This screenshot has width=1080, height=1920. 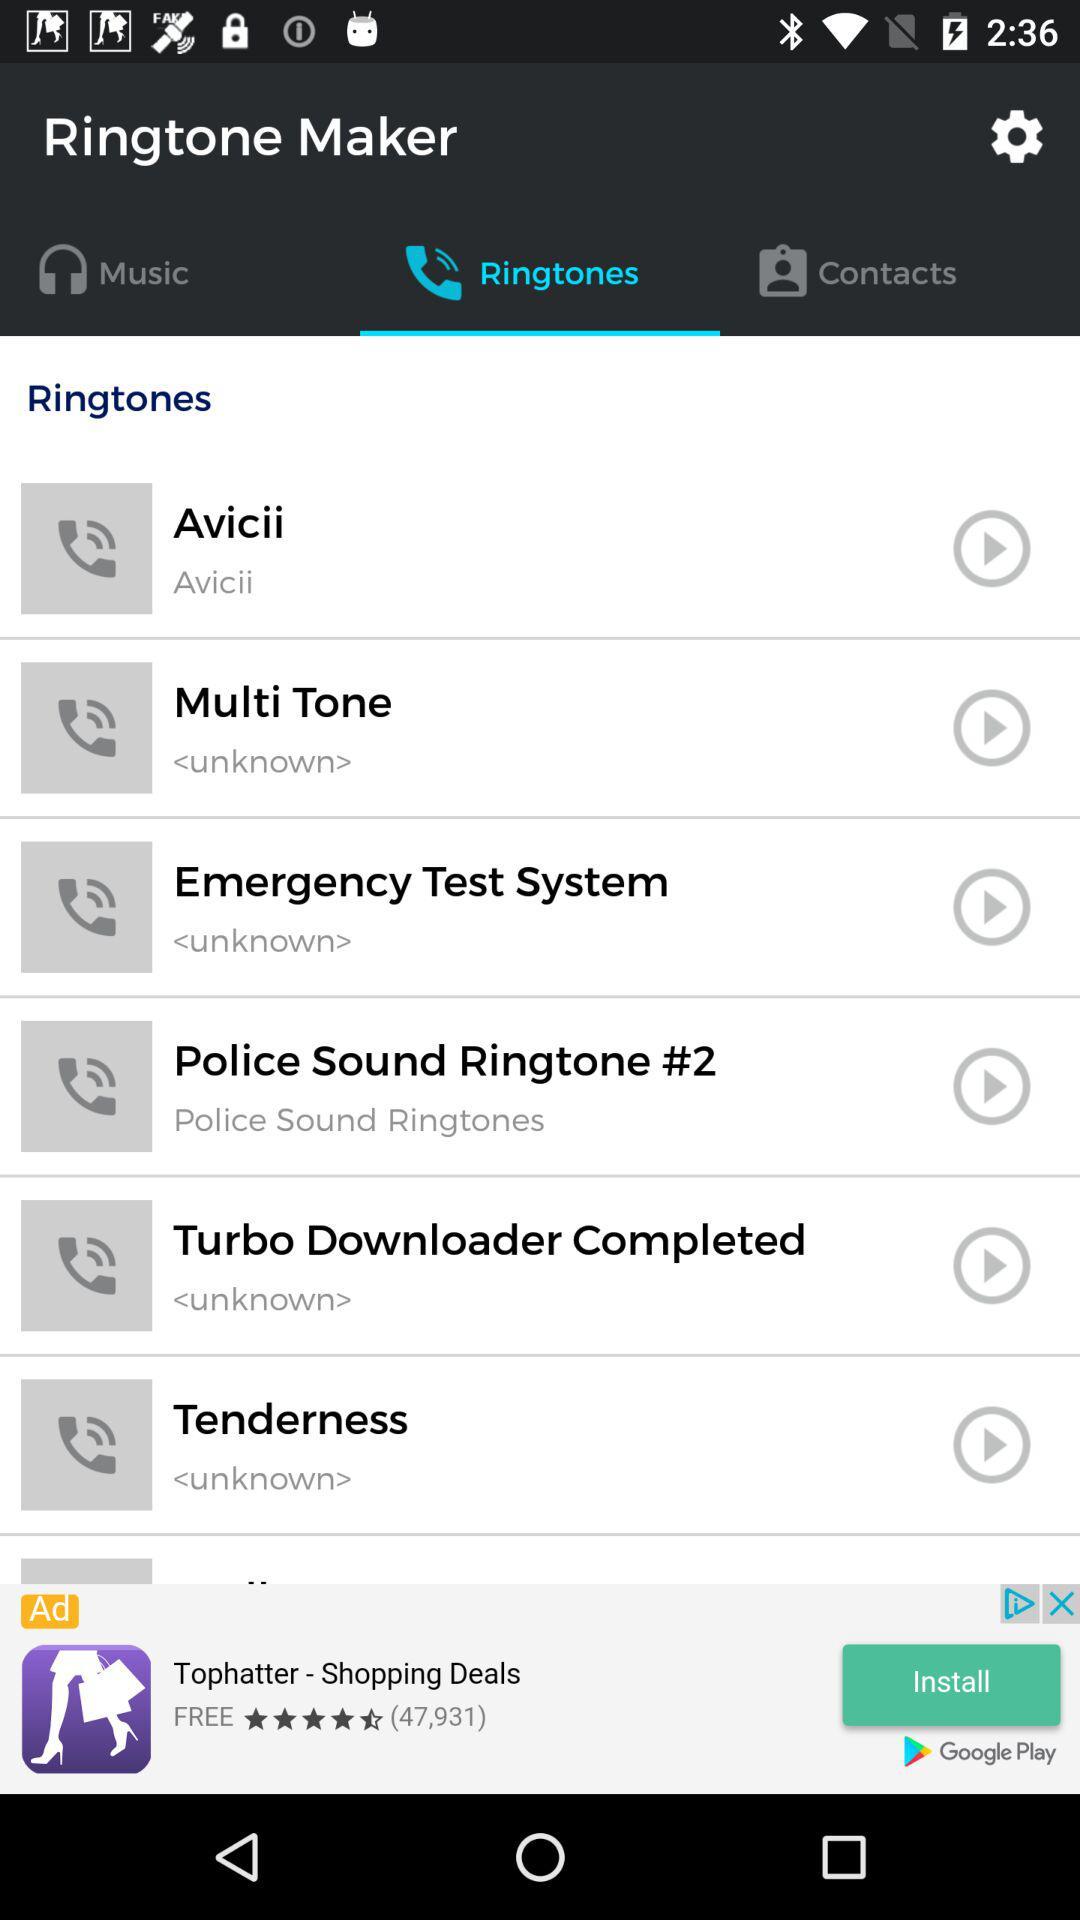 What do you see at coordinates (991, 726) in the screenshot?
I see `multi tone` at bounding box center [991, 726].